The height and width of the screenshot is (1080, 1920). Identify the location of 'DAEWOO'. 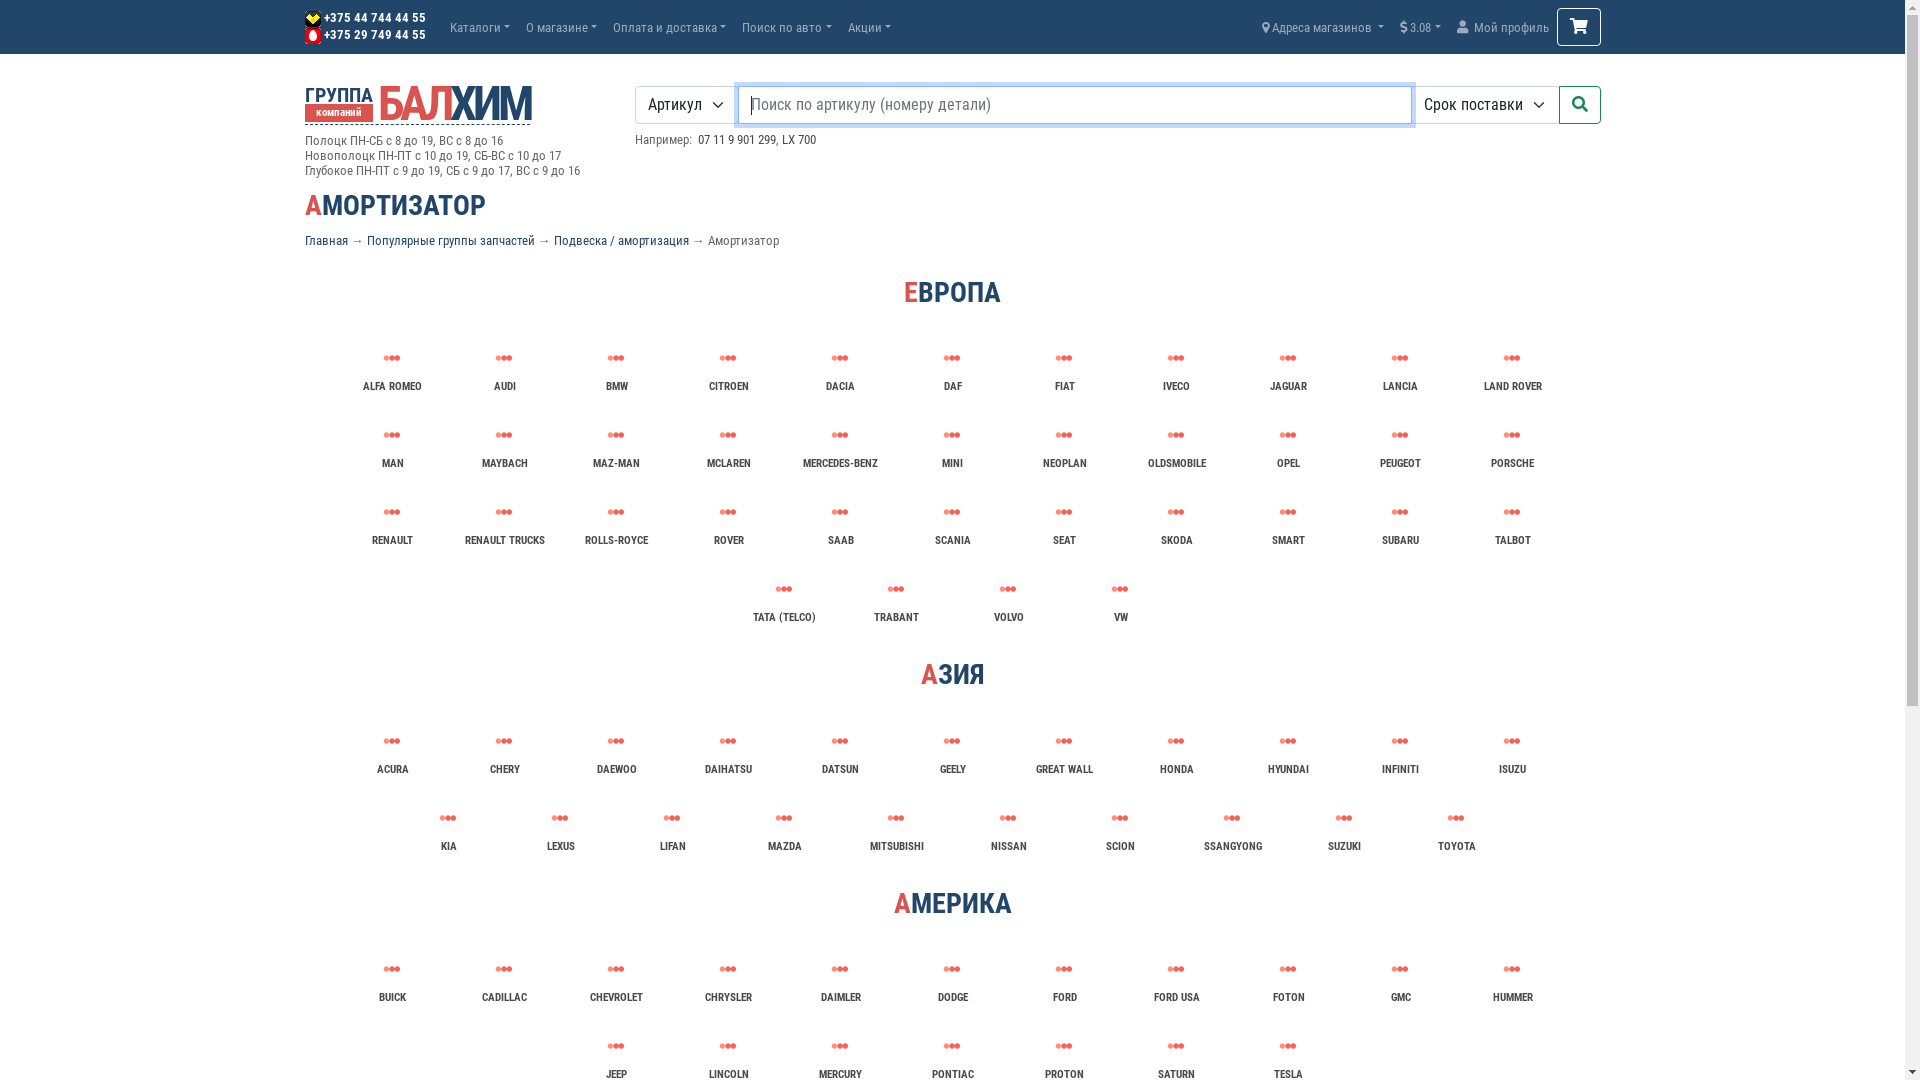
(614, 740).